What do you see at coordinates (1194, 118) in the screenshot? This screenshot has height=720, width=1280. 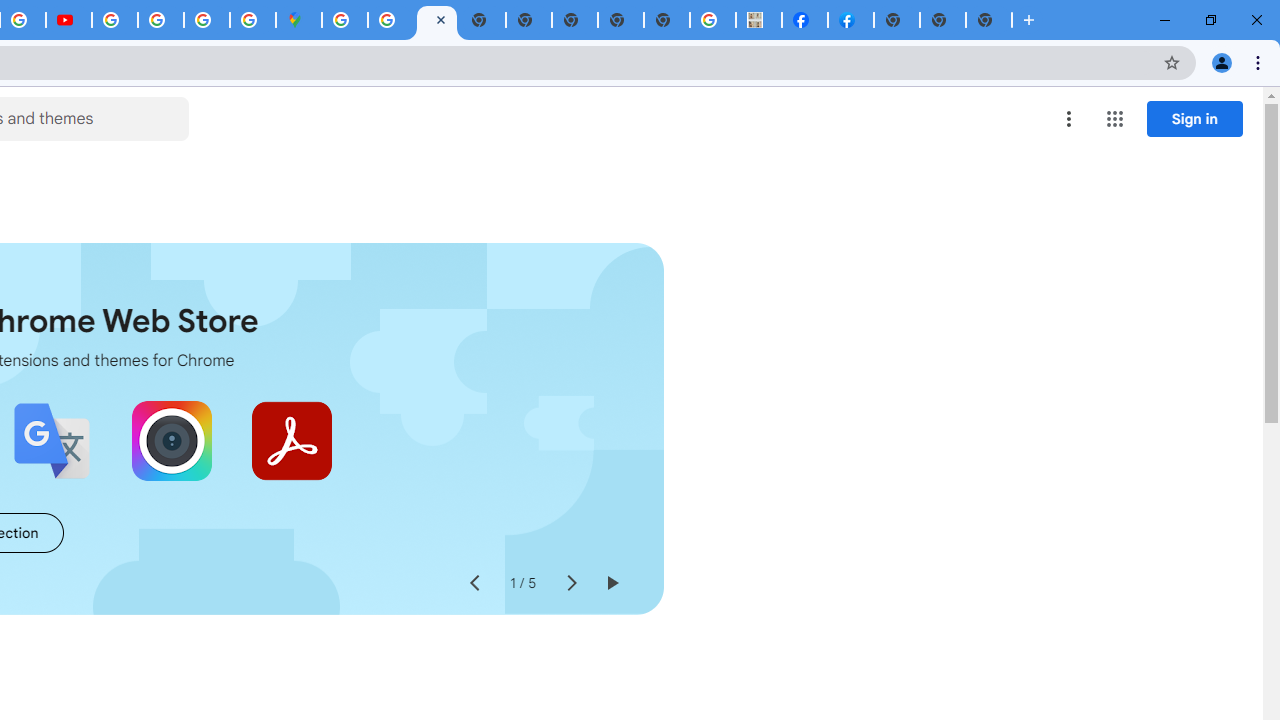 I see `'Sign in'` at bounding box center [1194, 118].